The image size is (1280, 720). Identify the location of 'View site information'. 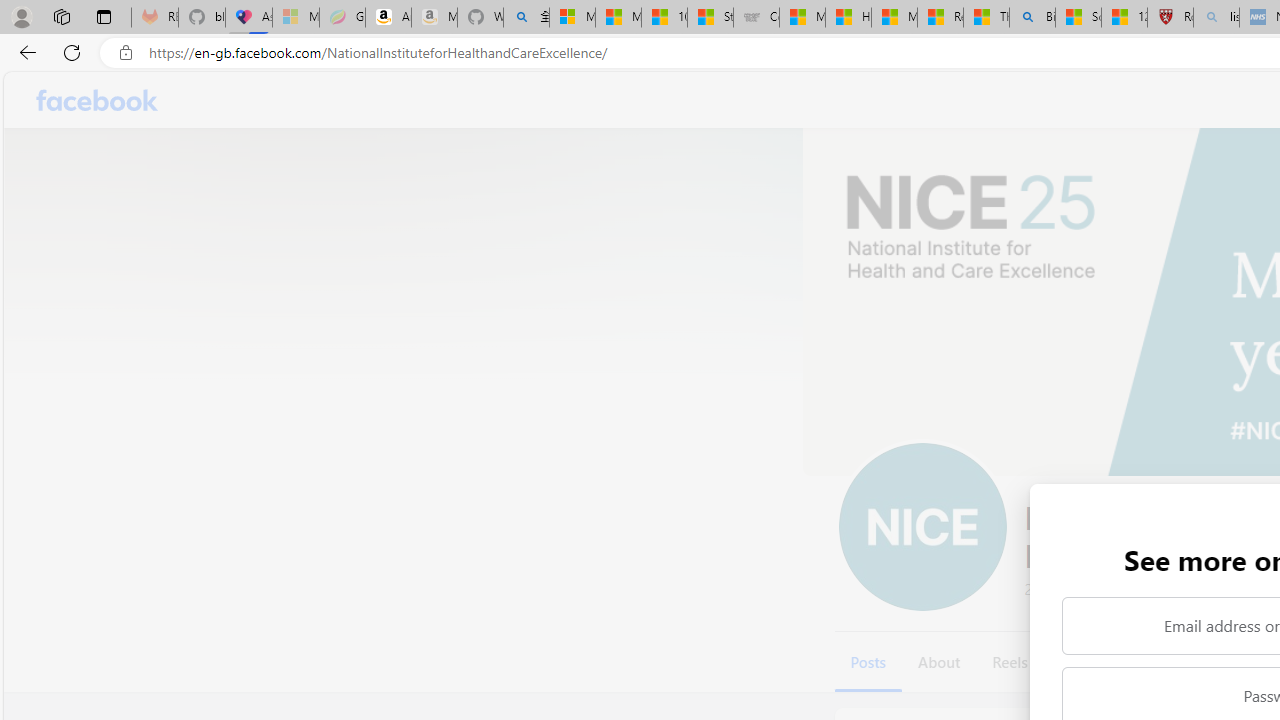
(125, 52).